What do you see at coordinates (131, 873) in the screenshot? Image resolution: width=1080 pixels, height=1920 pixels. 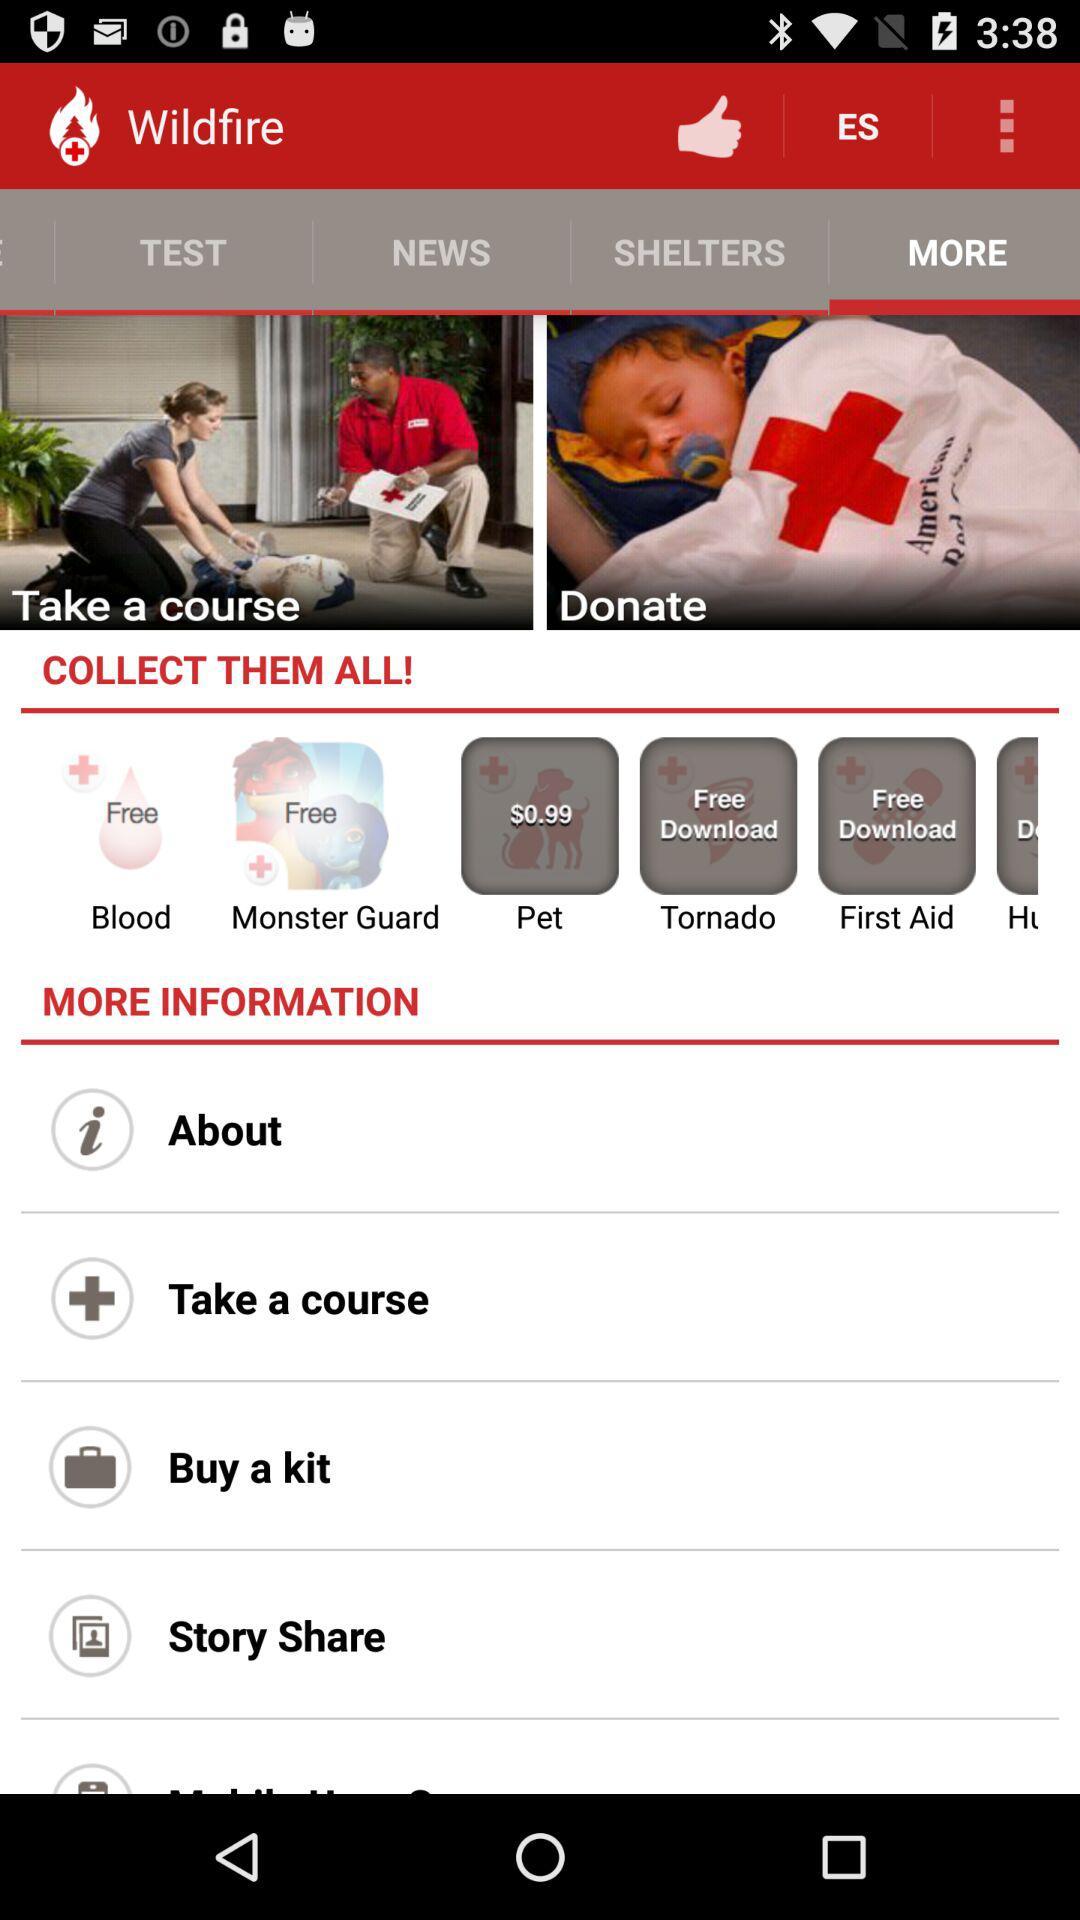 I see `the emoji icon` at bounding box center [131, 873].